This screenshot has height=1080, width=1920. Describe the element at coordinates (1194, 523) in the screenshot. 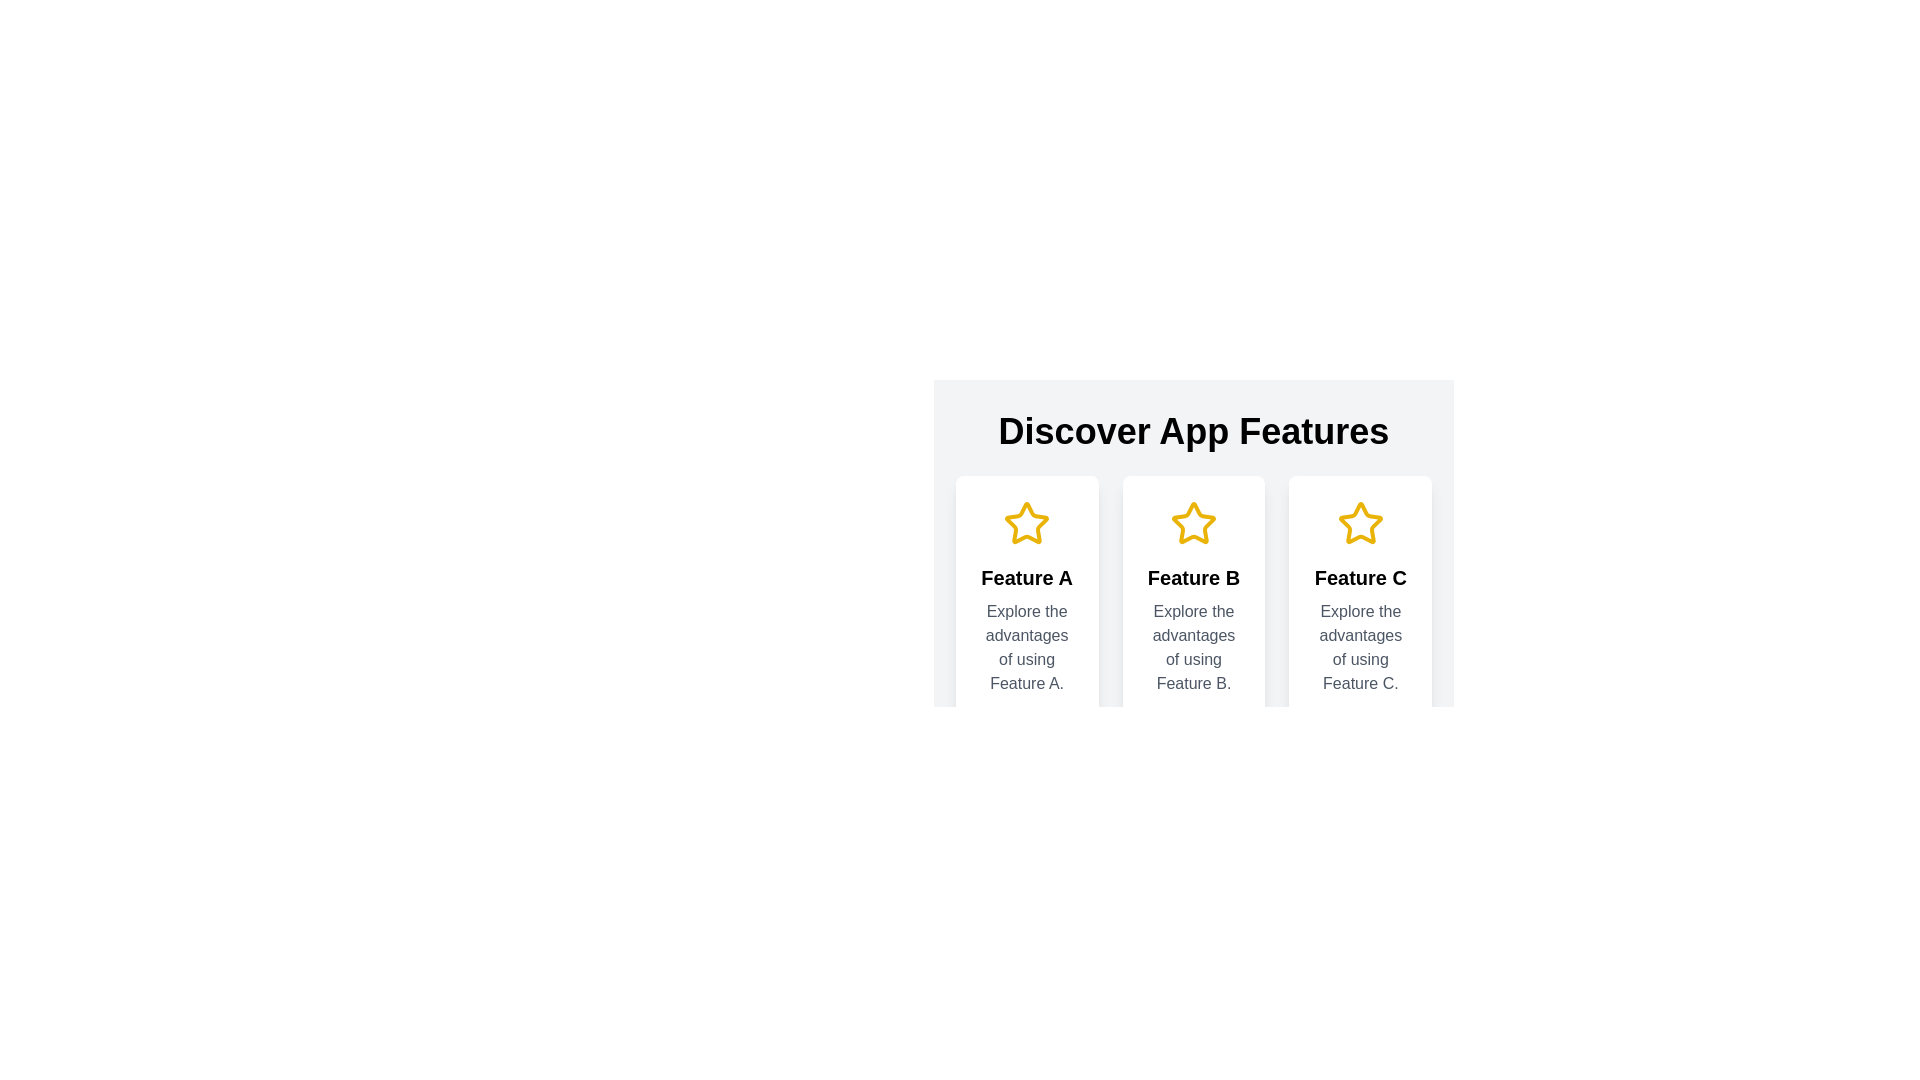

I see `the yellow star icon above the text 'Feature B' in the card-style design` at that location.